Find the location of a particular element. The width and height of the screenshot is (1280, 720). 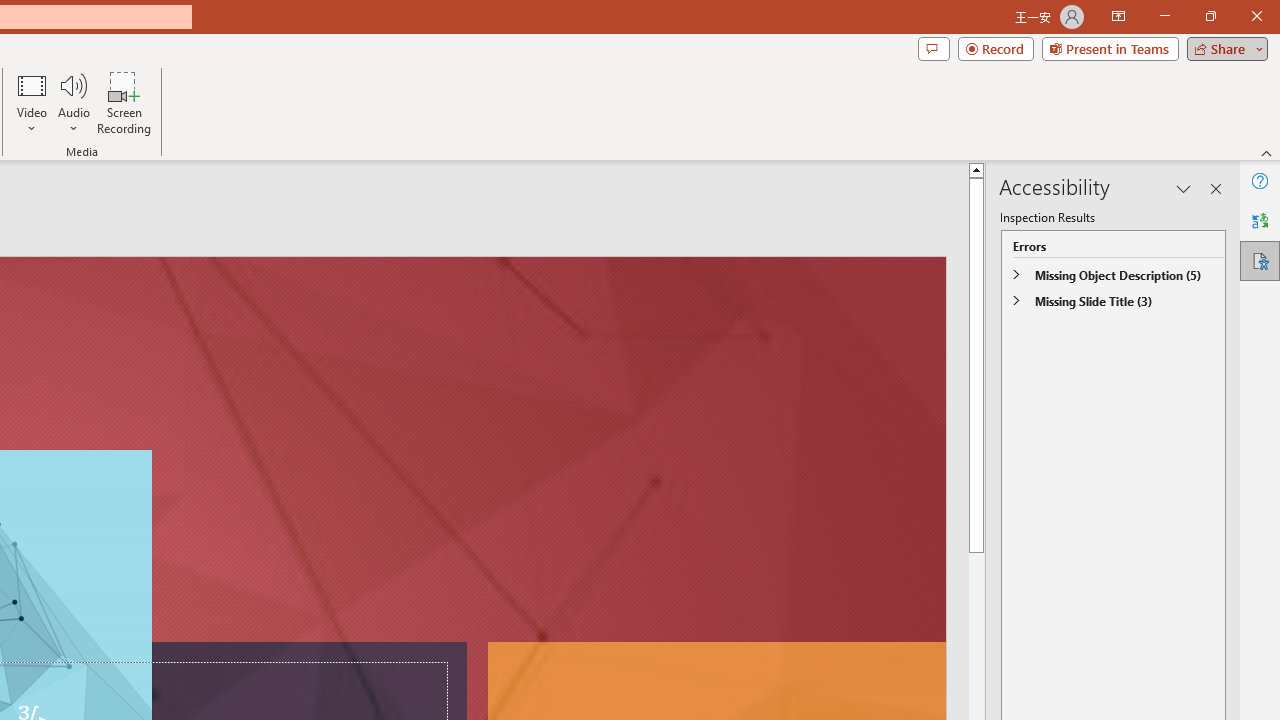

'Translator' is located at coordinates (1259, 221).